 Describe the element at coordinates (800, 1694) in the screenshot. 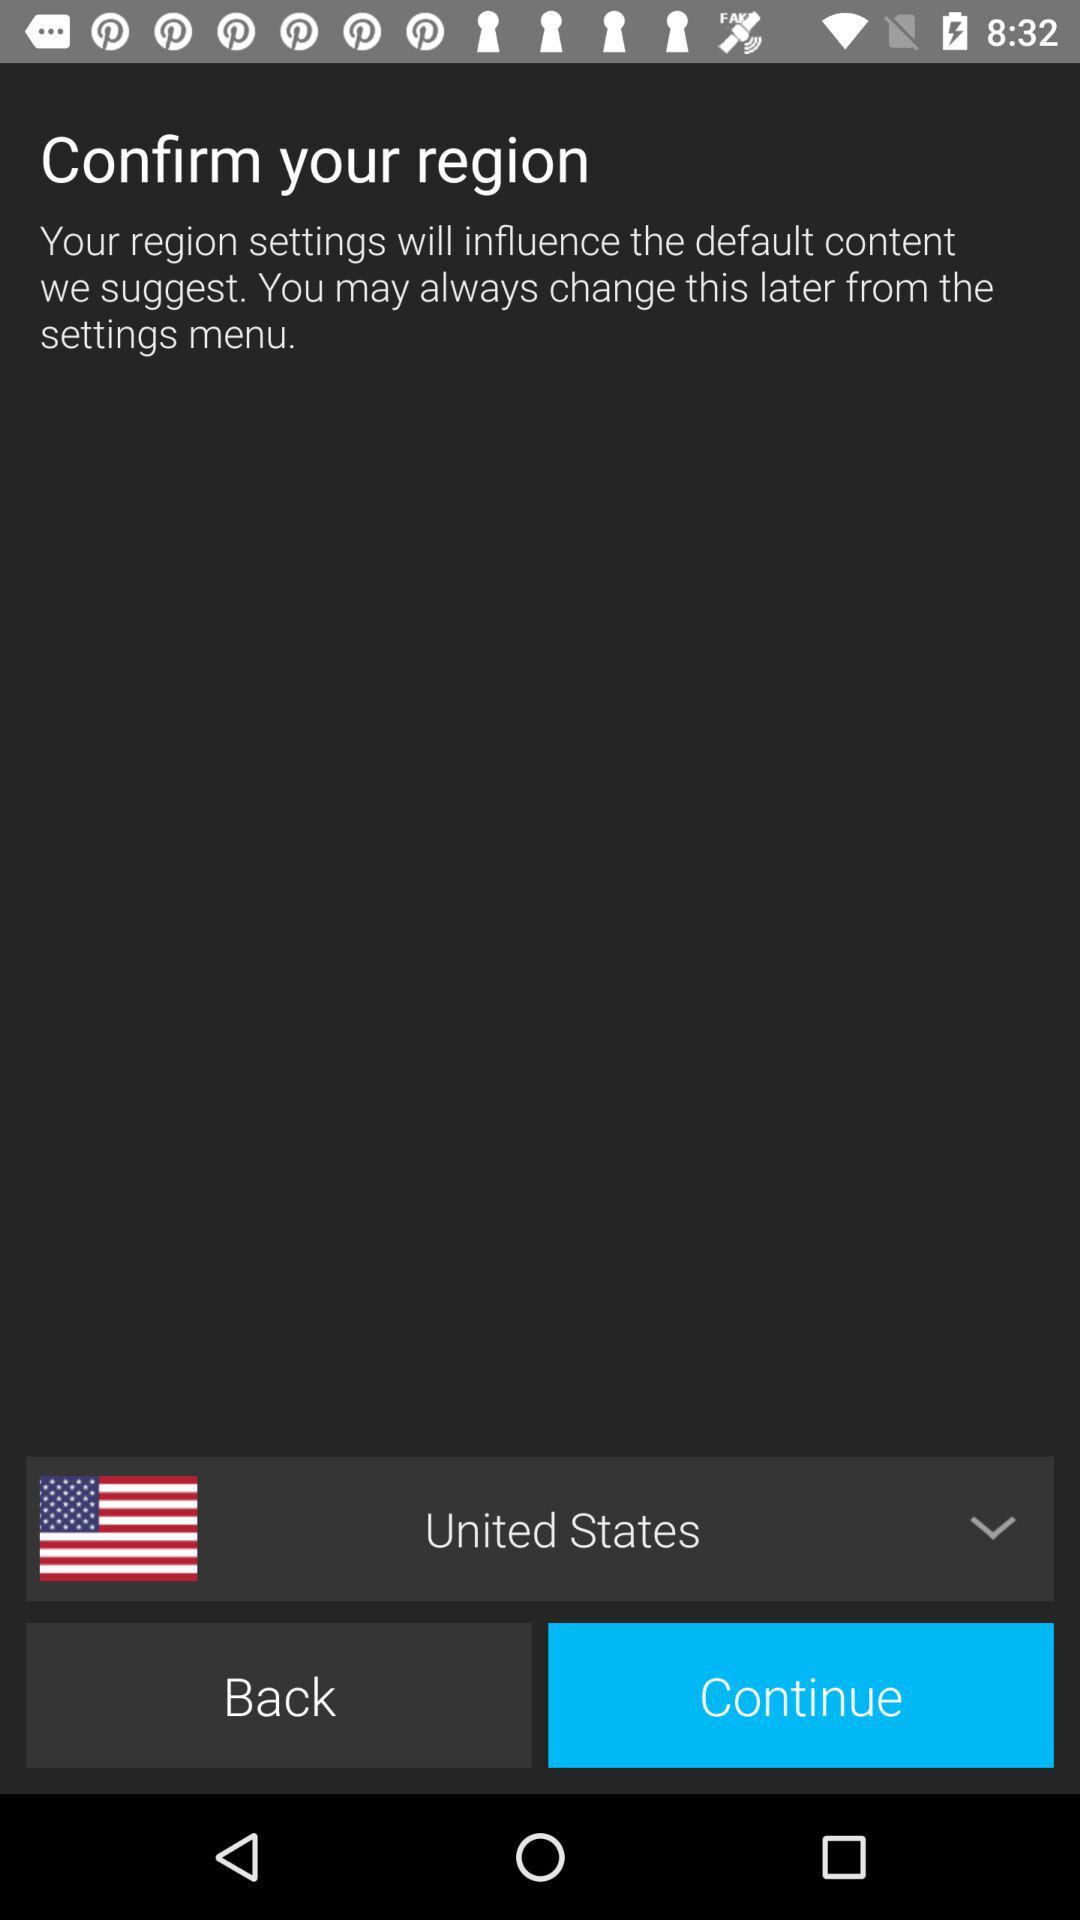

I see `the continue item` at that location.